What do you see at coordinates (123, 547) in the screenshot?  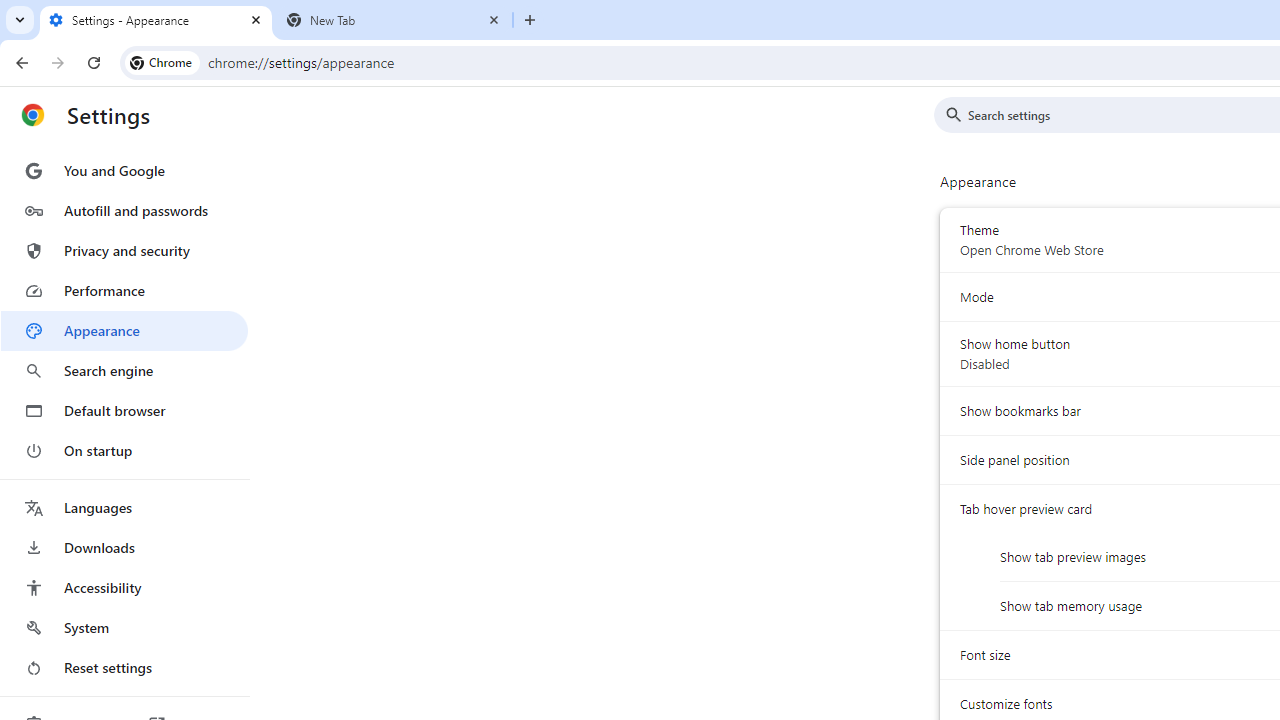 I see `'Downloads'` at bounding box center [123, 547].